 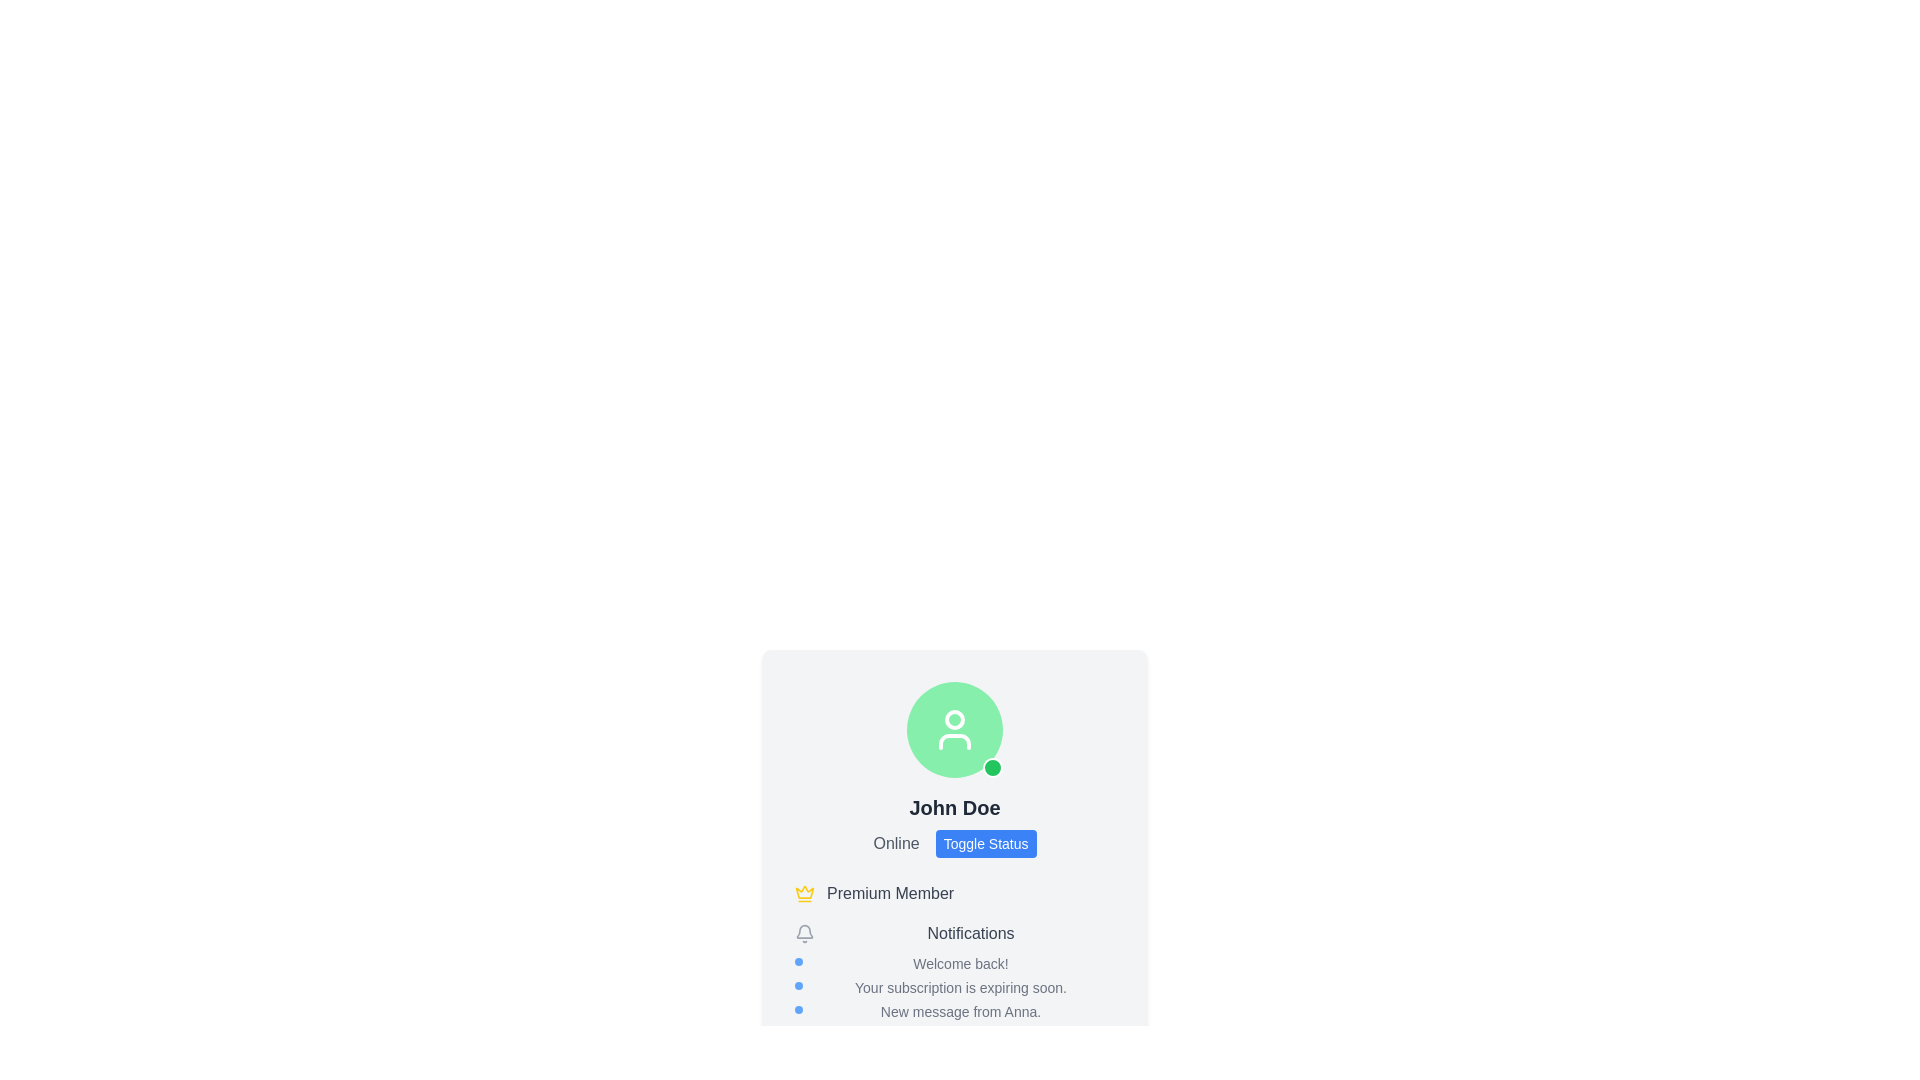 What do you see at coordinates (805, 933) in the screenshot?
I see `the bell-shaped notification icon, which is gray in color and positioned to the left of the 'Notifications' text, located at the bottom of the user information card` at bounding box center [805, 933].